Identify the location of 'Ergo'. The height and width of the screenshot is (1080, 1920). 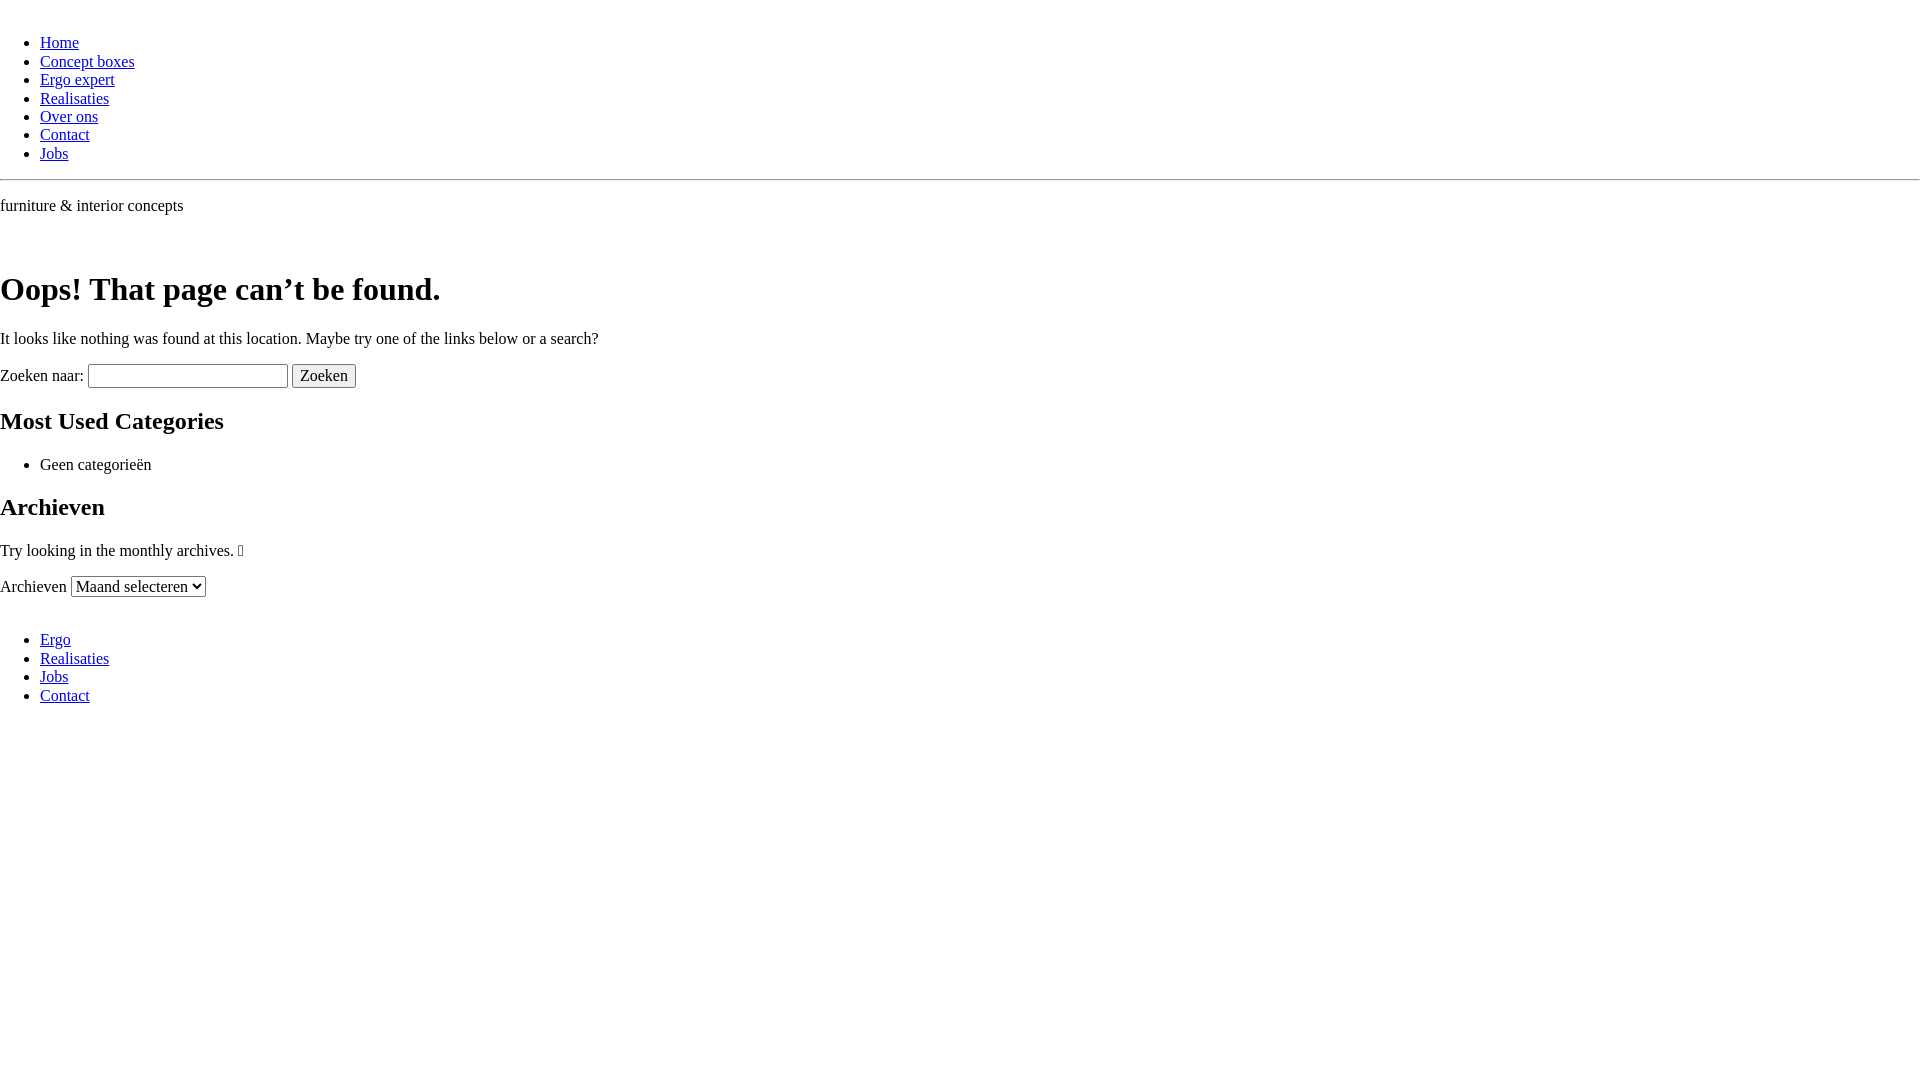
(55, 639).